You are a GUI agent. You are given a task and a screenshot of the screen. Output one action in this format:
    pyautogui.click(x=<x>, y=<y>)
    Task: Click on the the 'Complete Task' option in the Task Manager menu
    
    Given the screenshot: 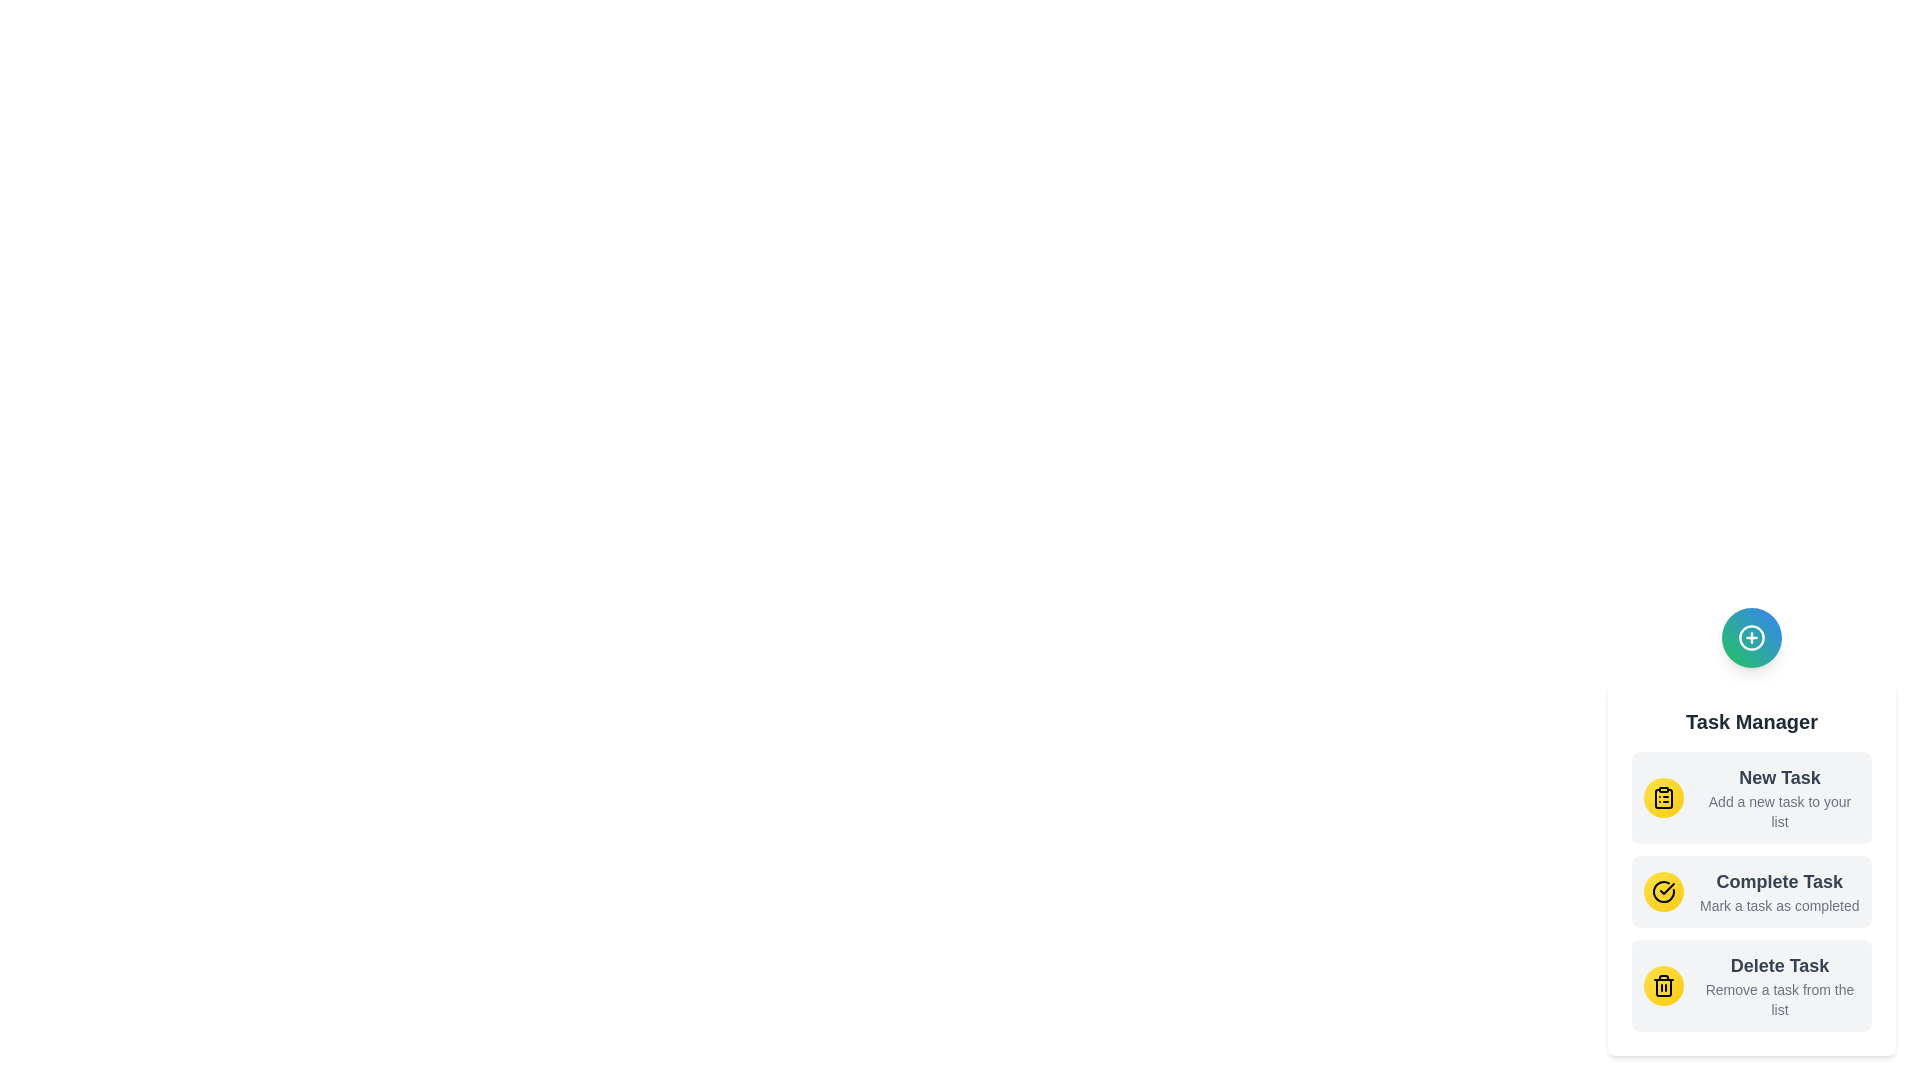 What is the action you would take?
    pyautogui.click(x=1751, y=890)
    